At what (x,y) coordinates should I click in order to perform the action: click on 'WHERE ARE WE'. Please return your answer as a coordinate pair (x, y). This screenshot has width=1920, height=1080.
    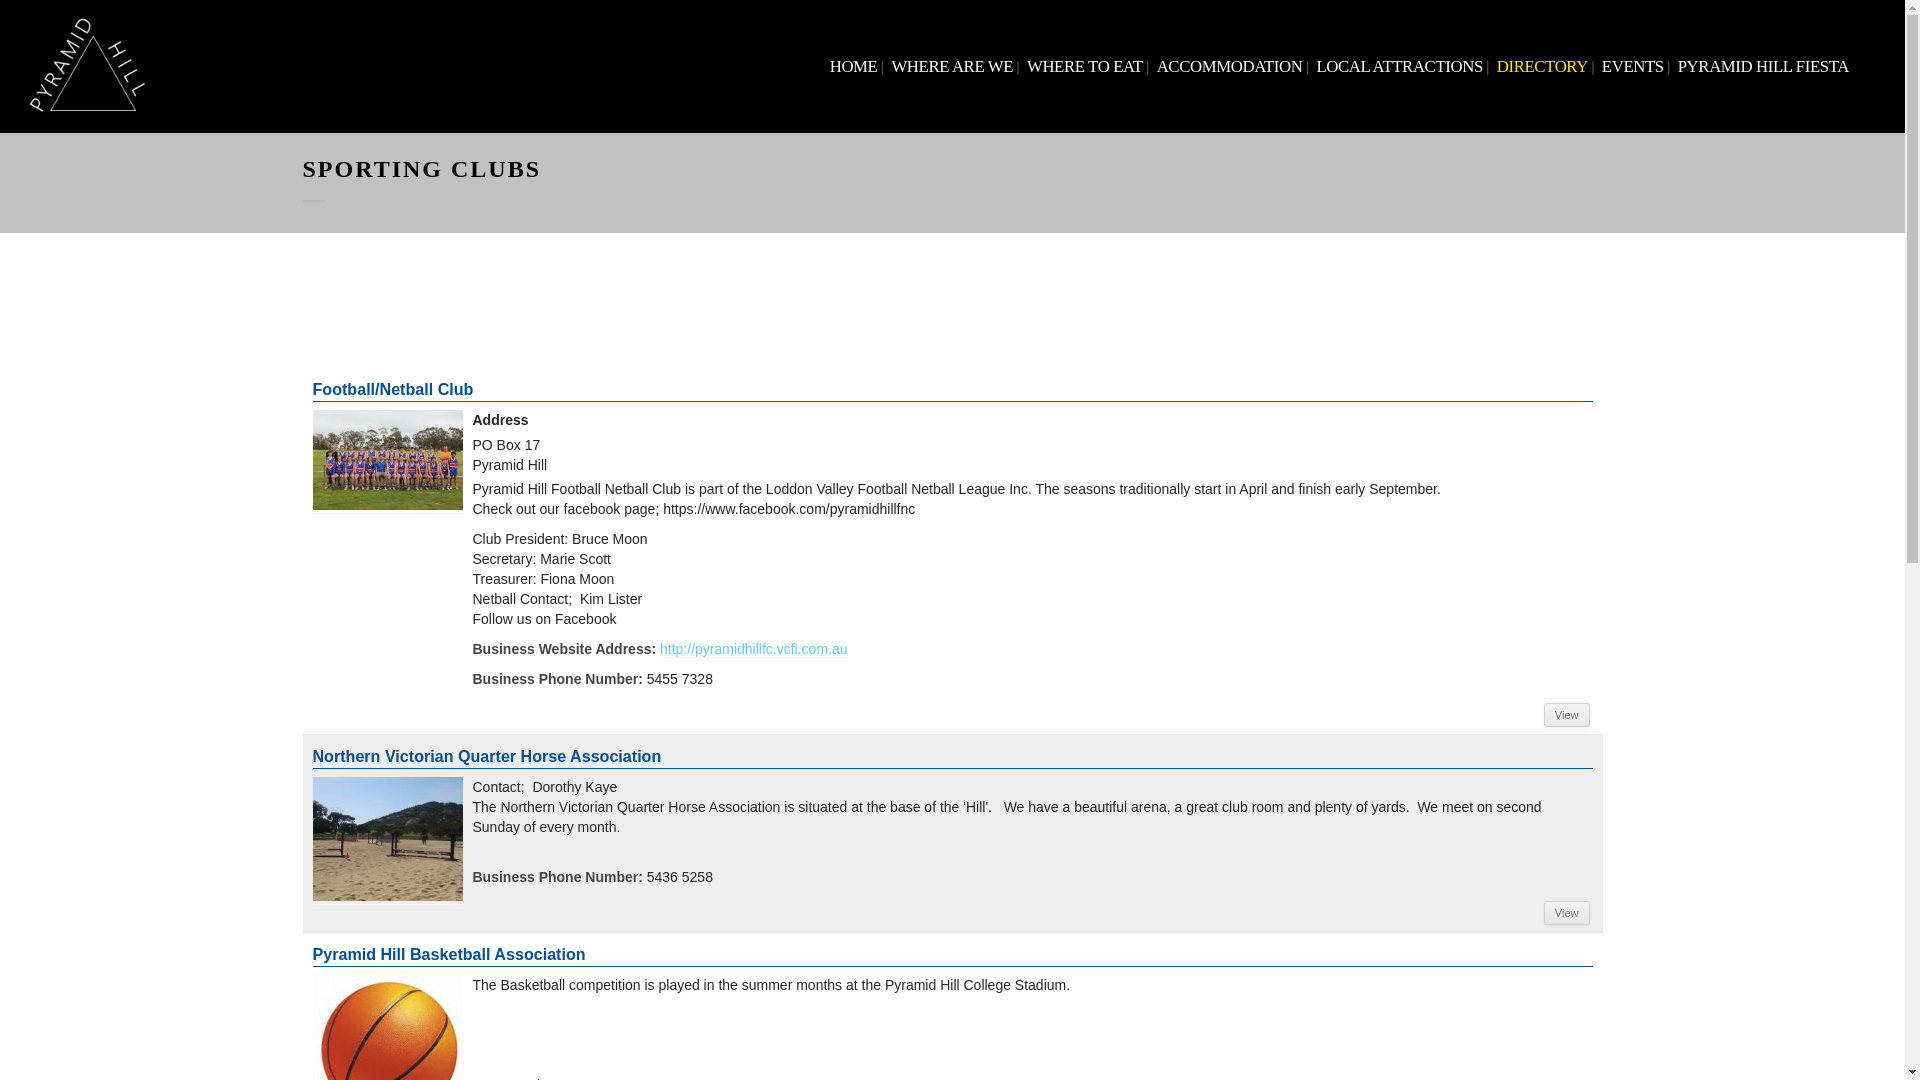
    Looking at the image, I should click on (950, 65).